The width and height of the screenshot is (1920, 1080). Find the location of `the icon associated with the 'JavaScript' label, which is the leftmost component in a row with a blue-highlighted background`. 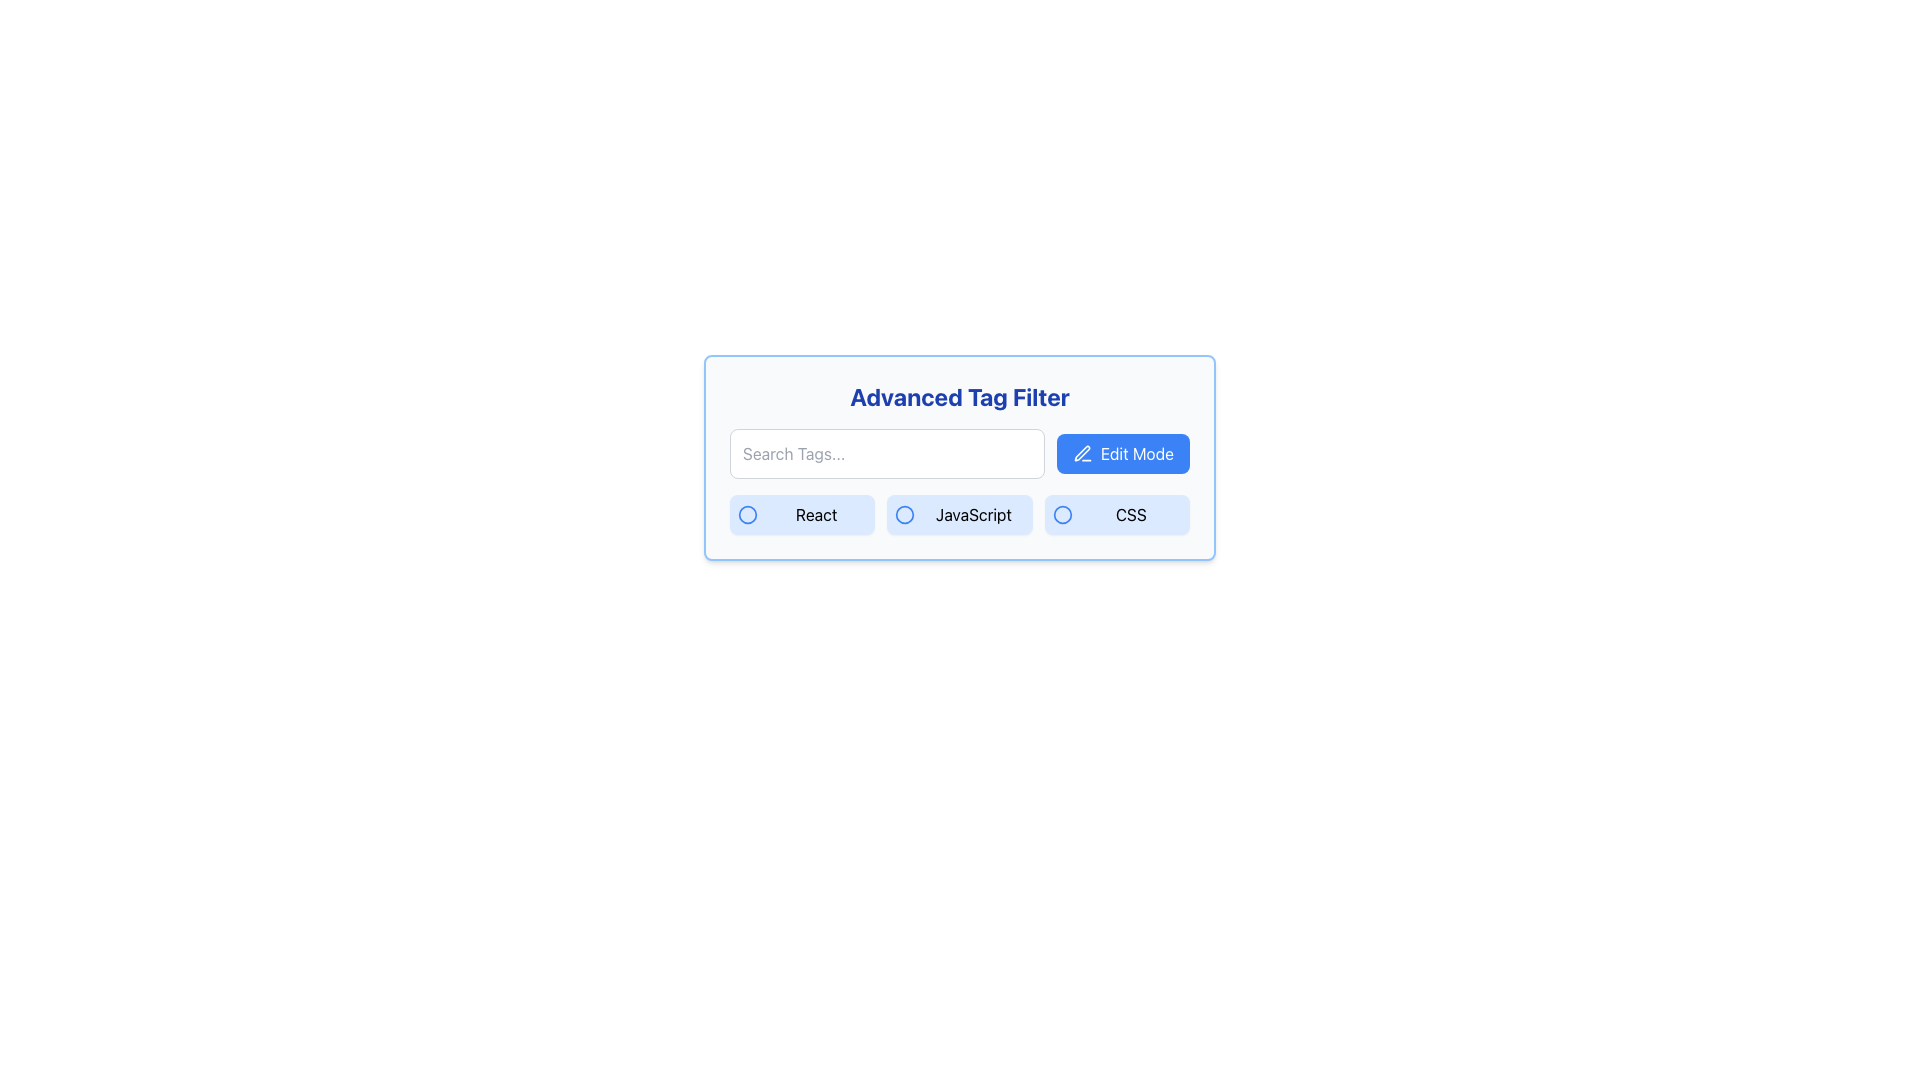

the icon associated with the 'JavaScript' label, which is the leftmost component in a row with a blue-highlighted background is located at coordinates (904, 514).